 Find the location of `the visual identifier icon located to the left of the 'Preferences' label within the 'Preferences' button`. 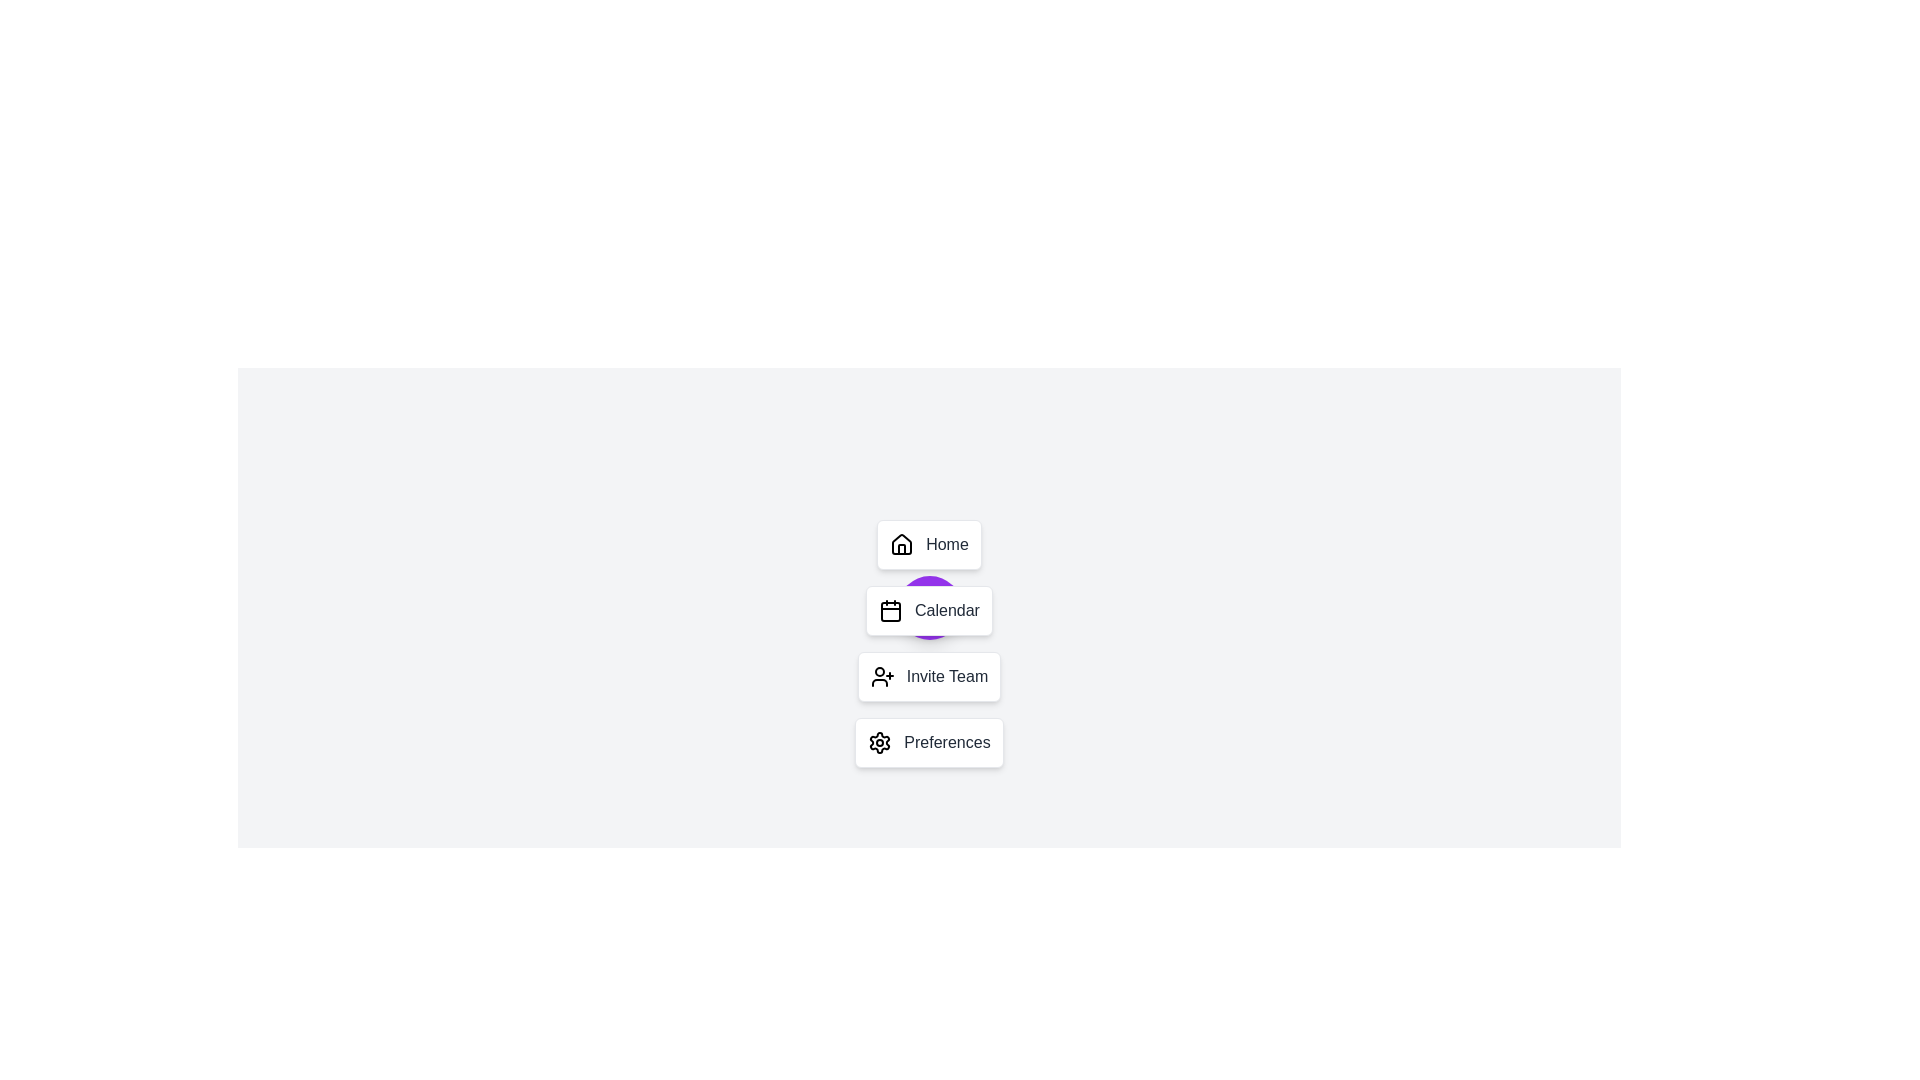

the visual identifier icon located to the left of the 'Preferences' label within the 'Preferences' button is located at coordinates (879, 743).